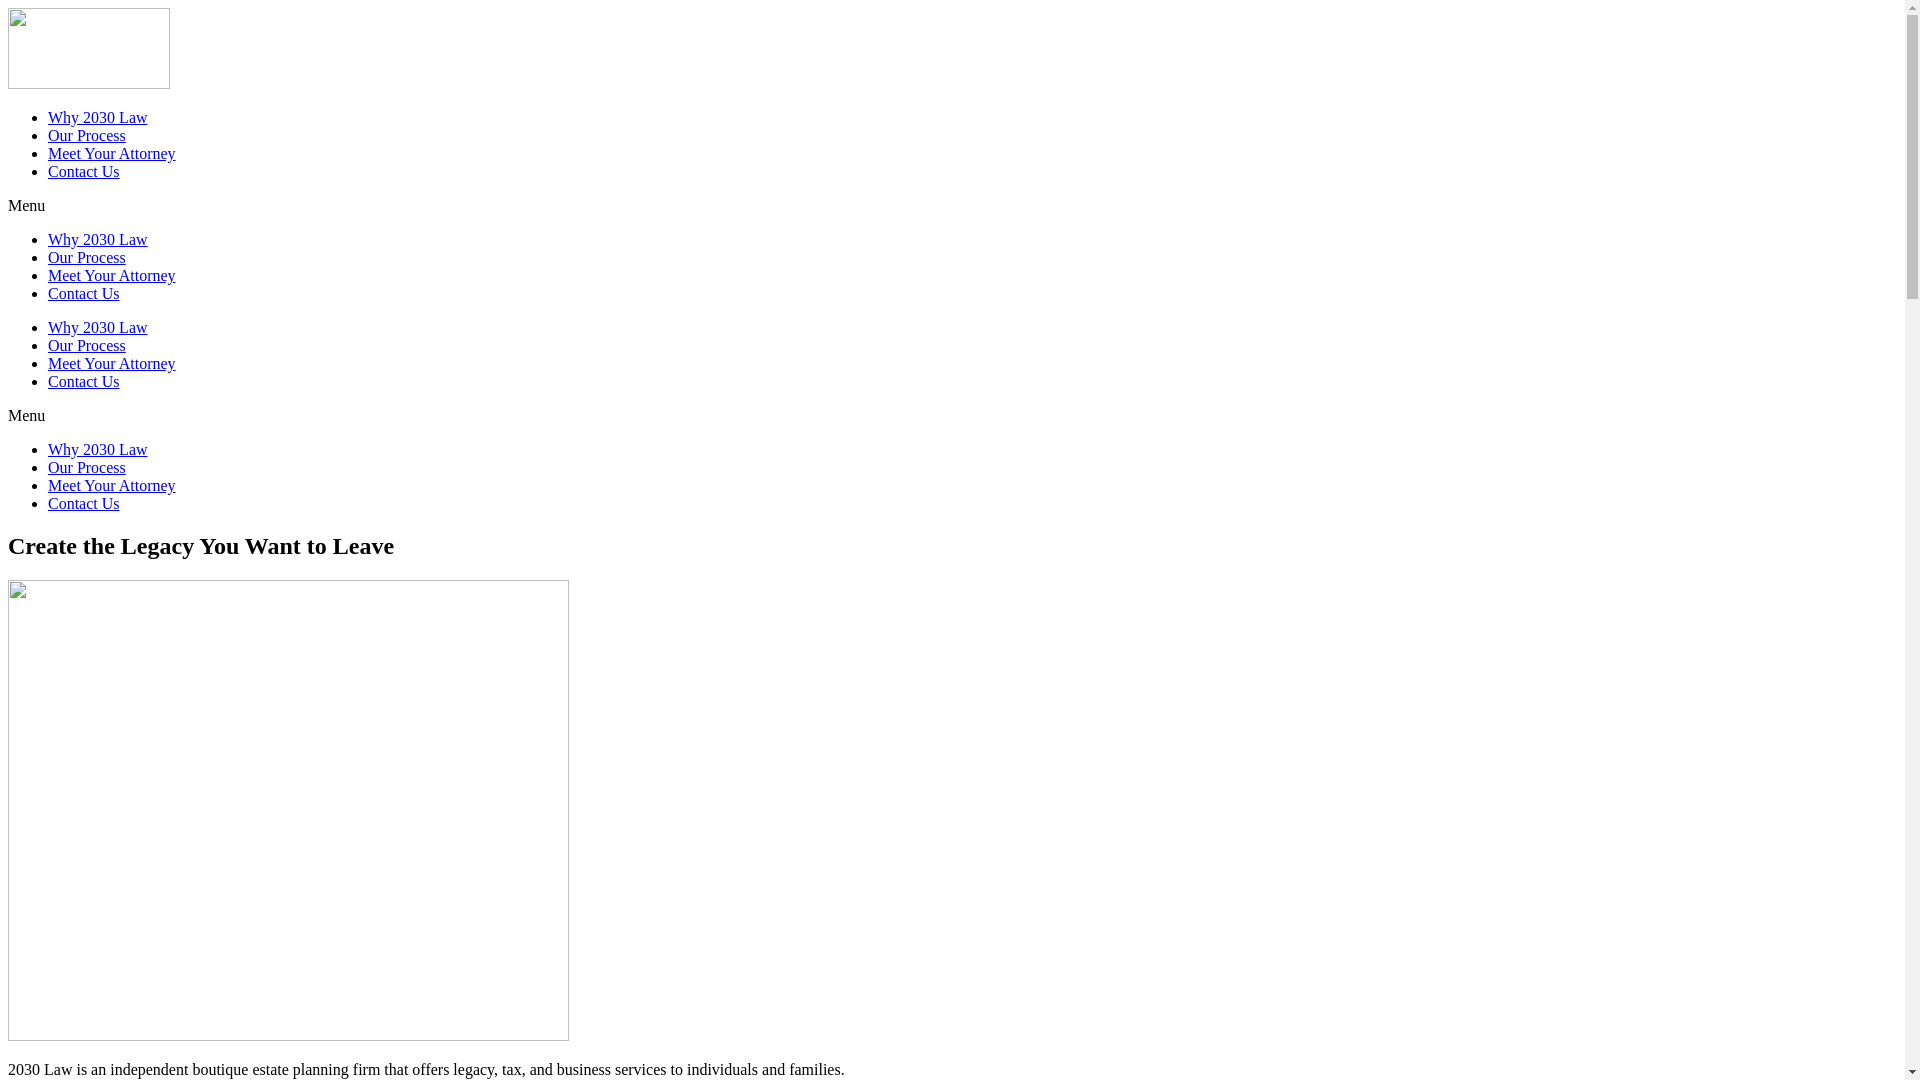 Image resolution: width=1920 pixels, height=1080 pixels. Describe the element at coordinates (110, 152) in the screenshot. I see `'Meet Your Attorney'` at that location.